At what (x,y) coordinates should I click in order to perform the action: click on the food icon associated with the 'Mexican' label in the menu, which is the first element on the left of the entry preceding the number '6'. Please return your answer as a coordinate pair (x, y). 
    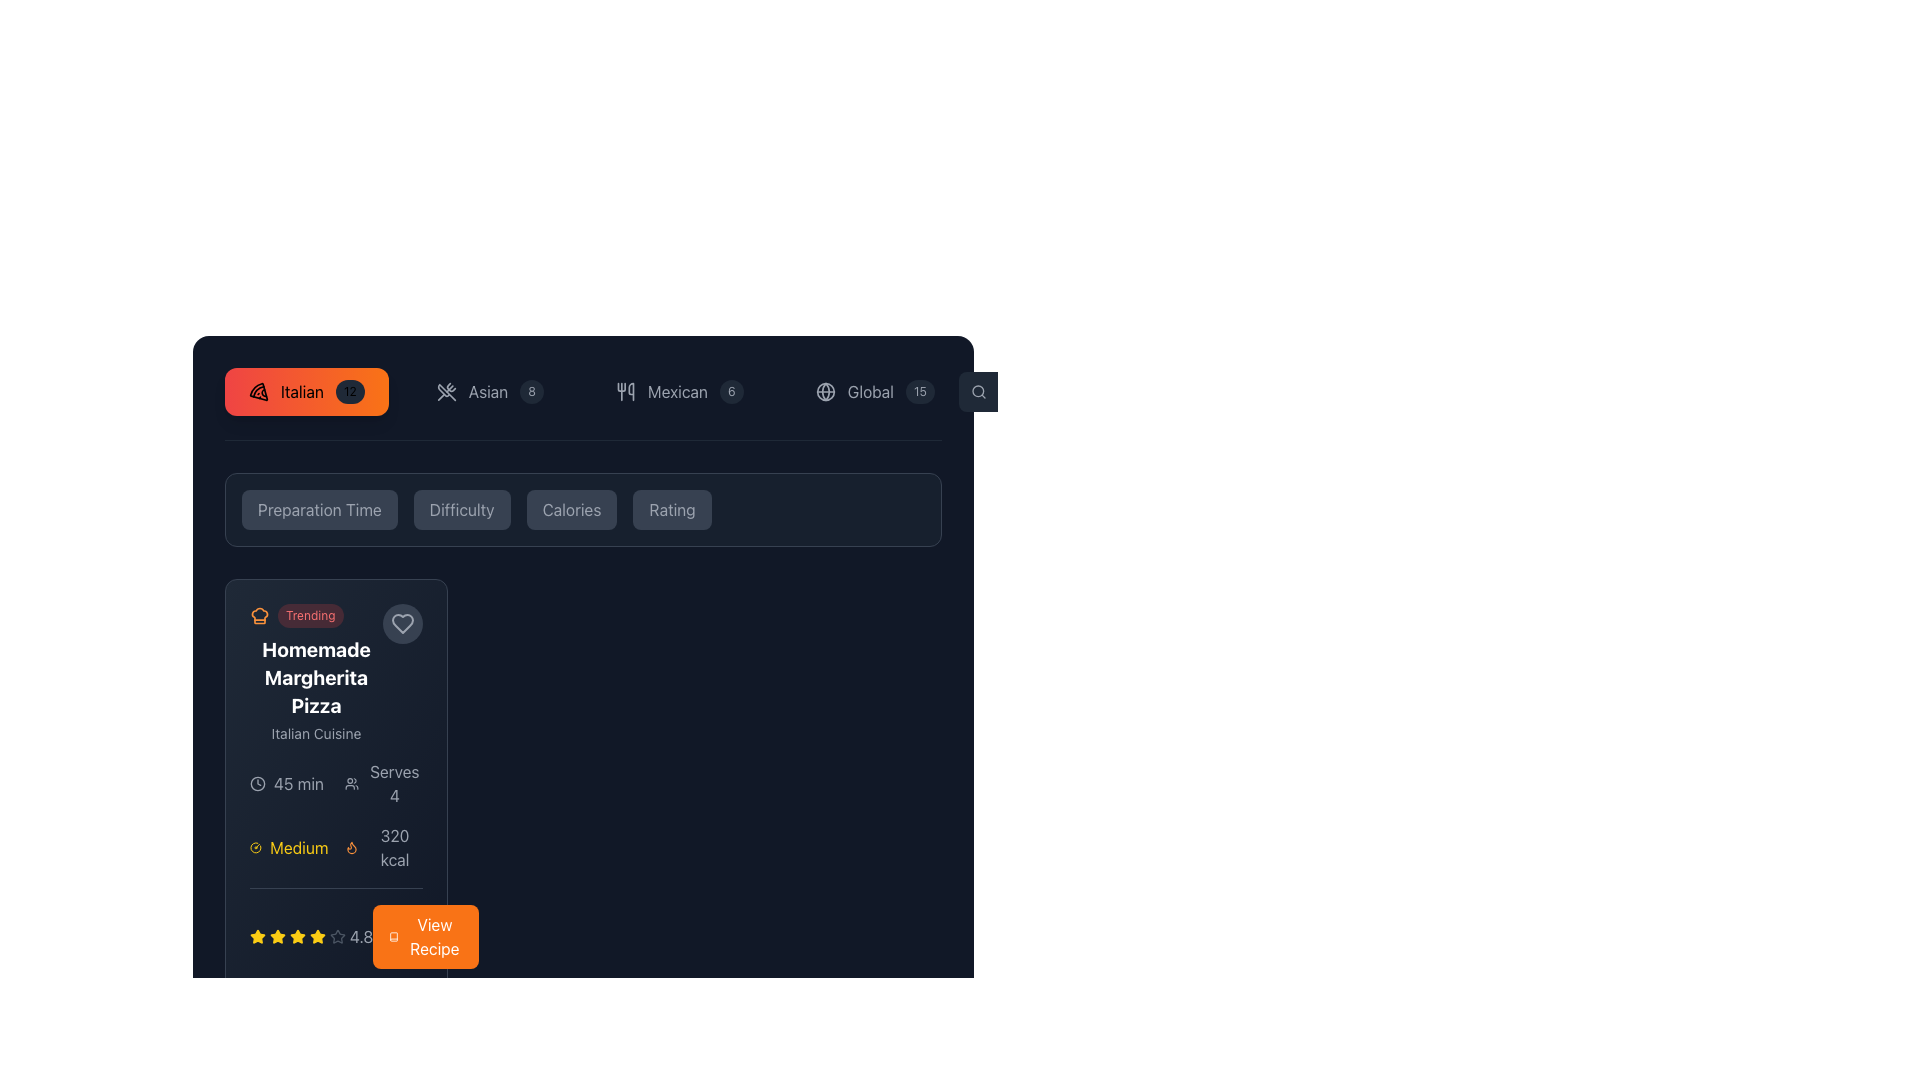
    Looking at the image, I should click on (624, 392).